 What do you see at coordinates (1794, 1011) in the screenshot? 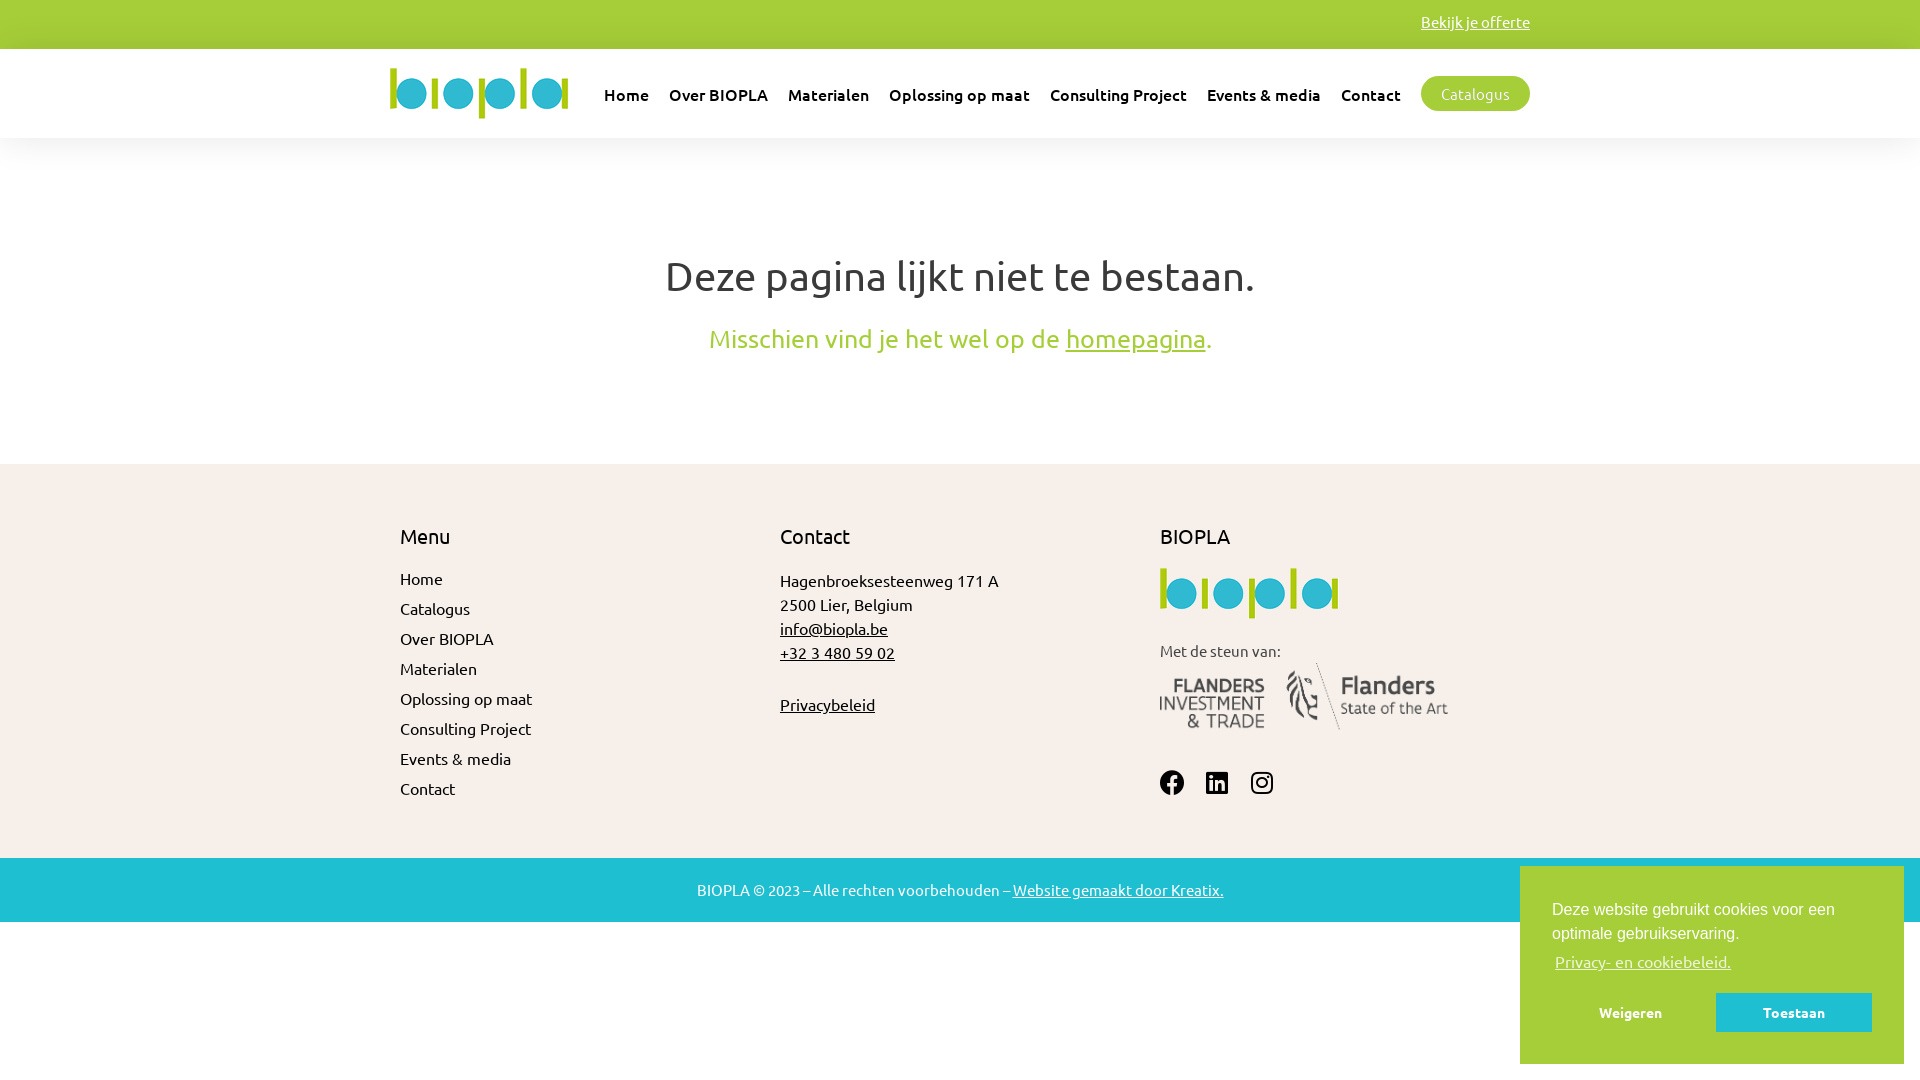
I see `'Toestaan'` at bounding box center [1794, 1011].